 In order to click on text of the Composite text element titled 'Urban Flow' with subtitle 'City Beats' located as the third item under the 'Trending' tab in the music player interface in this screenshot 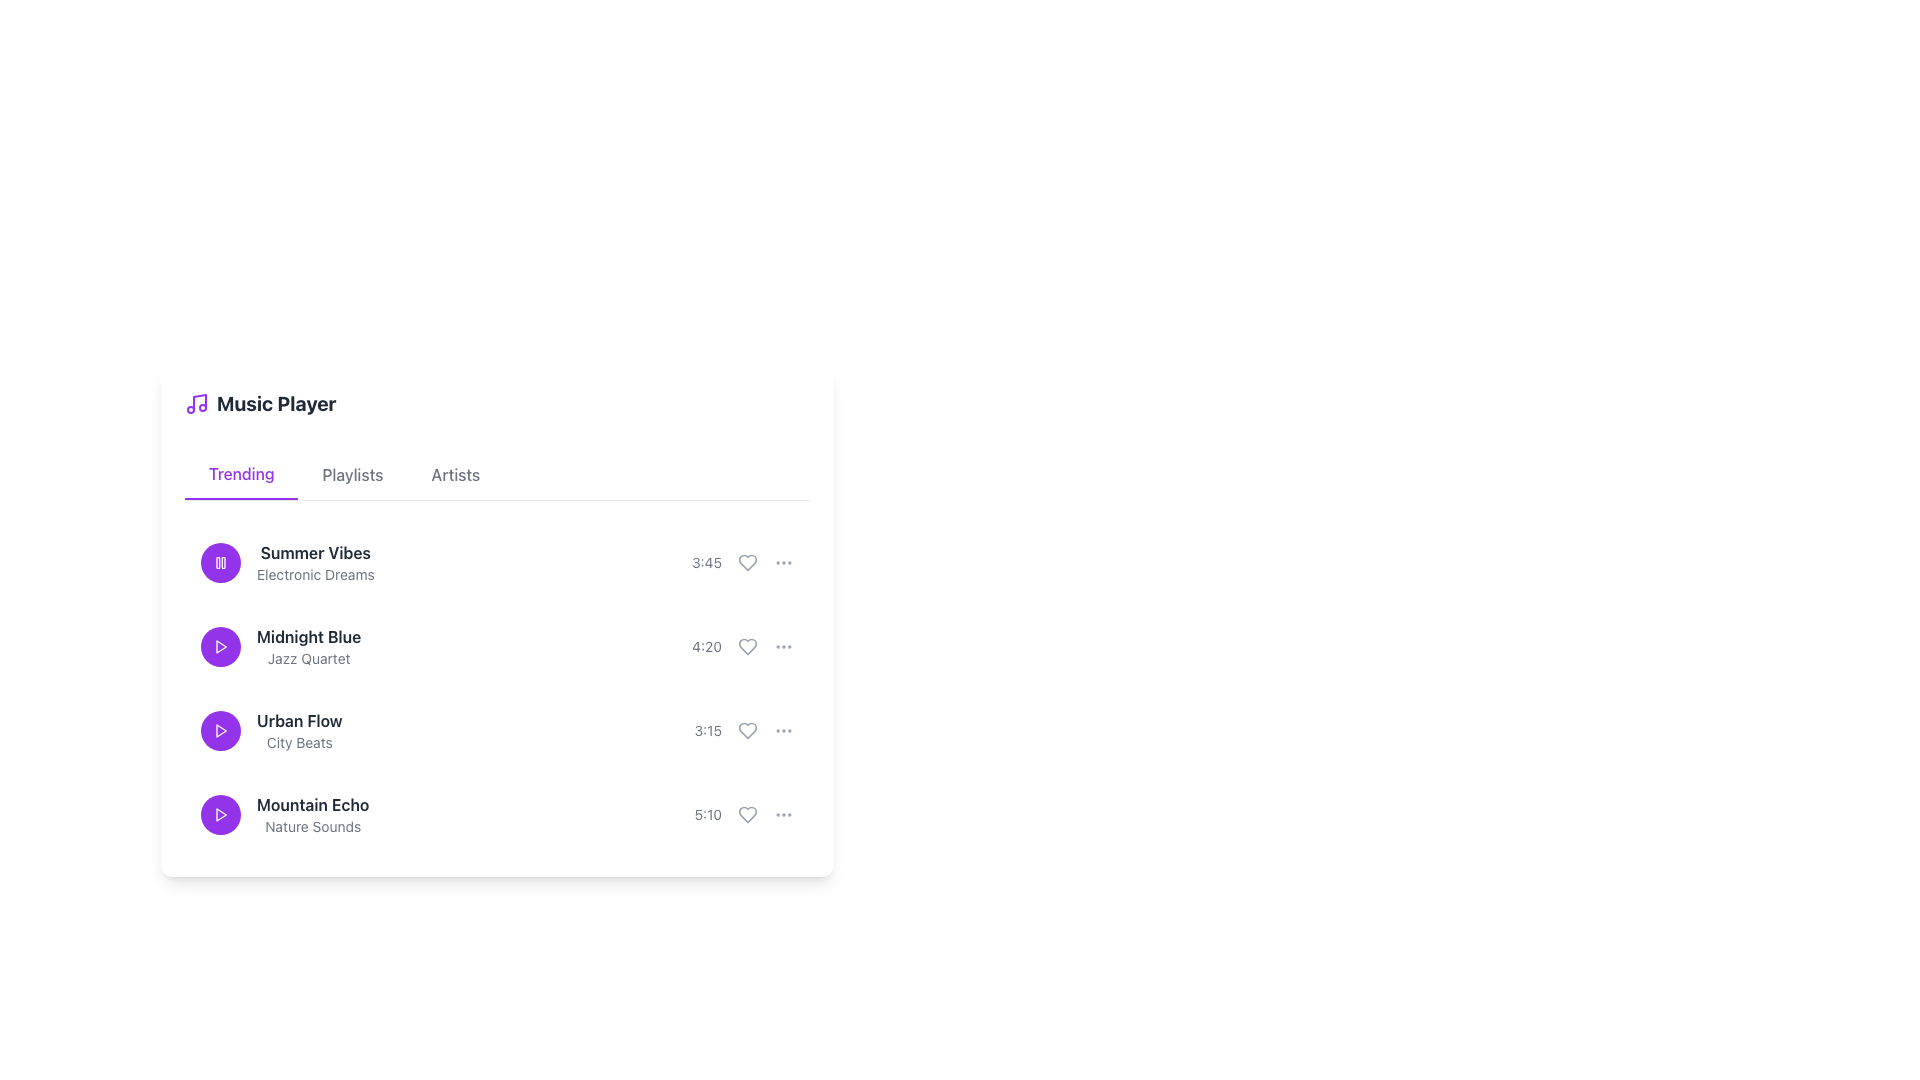, I will do `click(298, 731)`.